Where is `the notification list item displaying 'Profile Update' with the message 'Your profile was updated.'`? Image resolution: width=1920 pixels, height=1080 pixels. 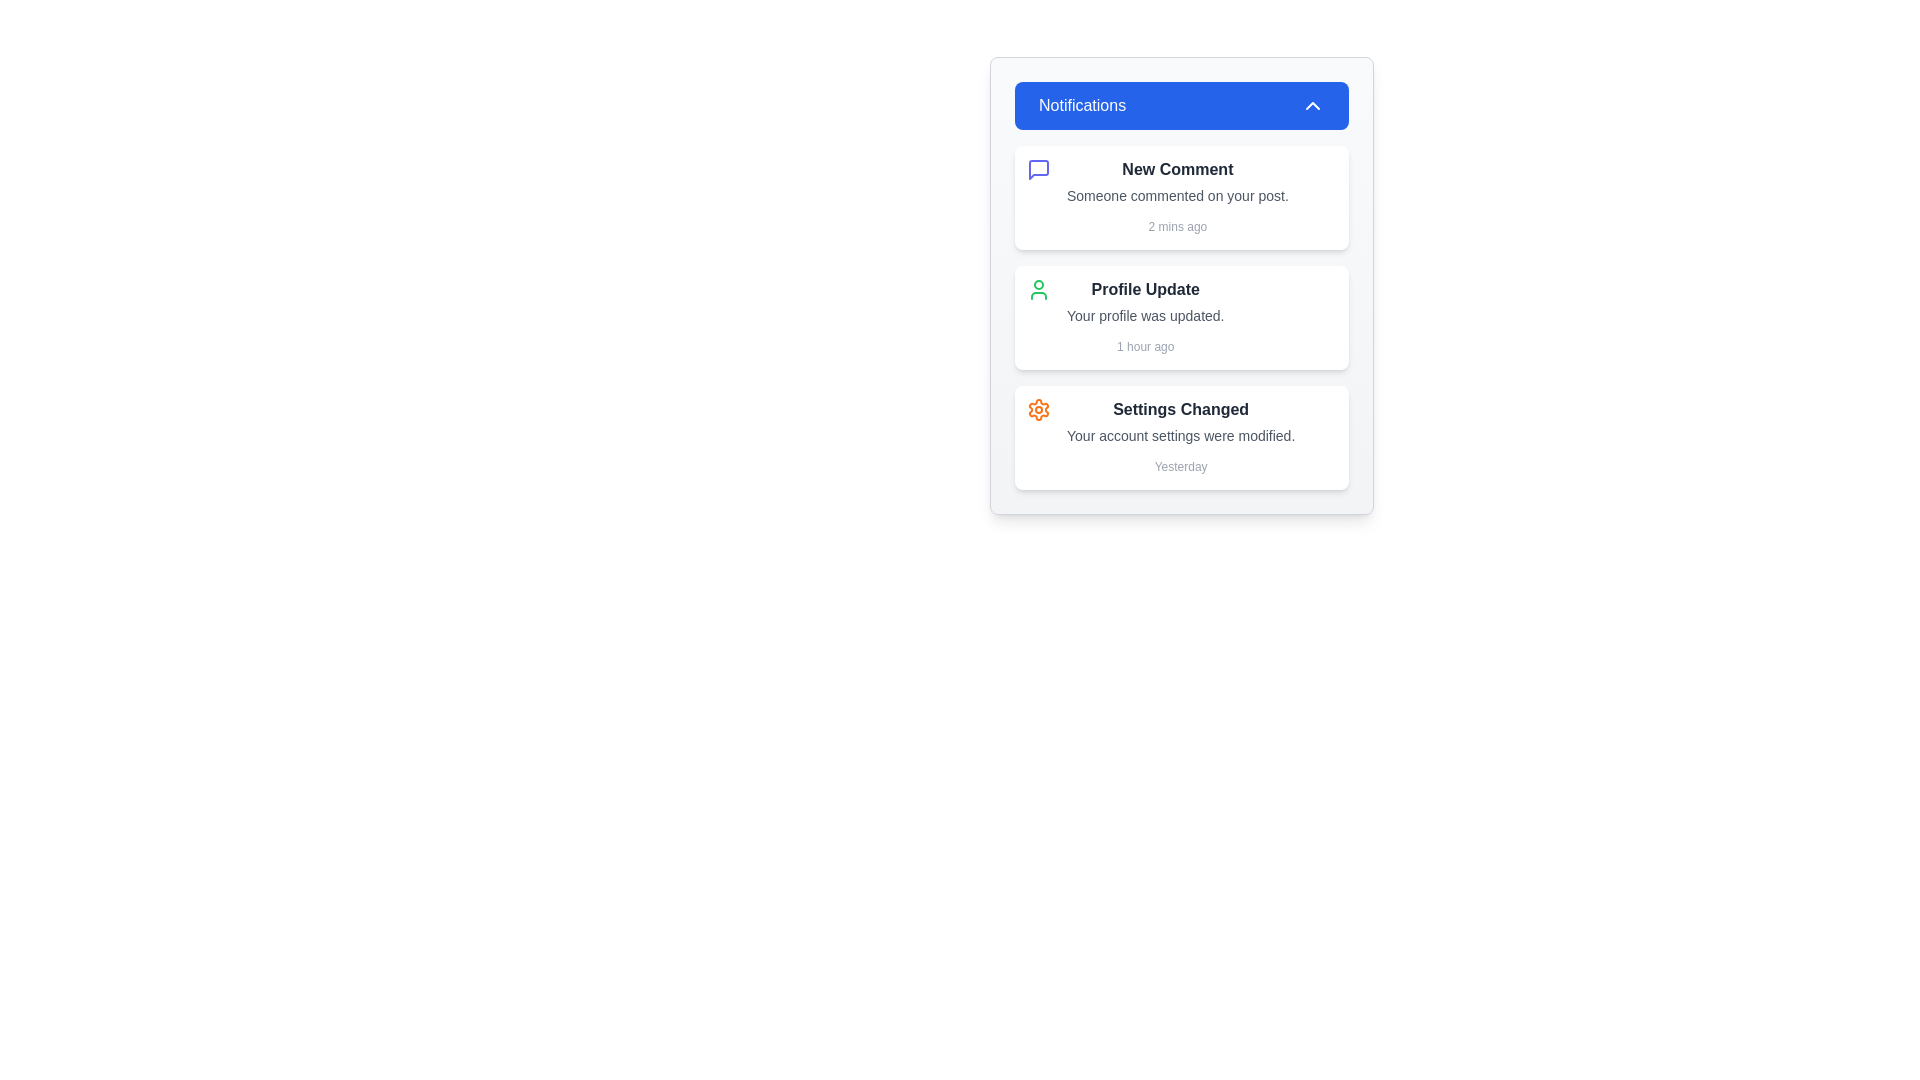
the notification list item displaying 'Profile Update' with the message 'Your profile was updated.' is located at coordinates (1145, 316).